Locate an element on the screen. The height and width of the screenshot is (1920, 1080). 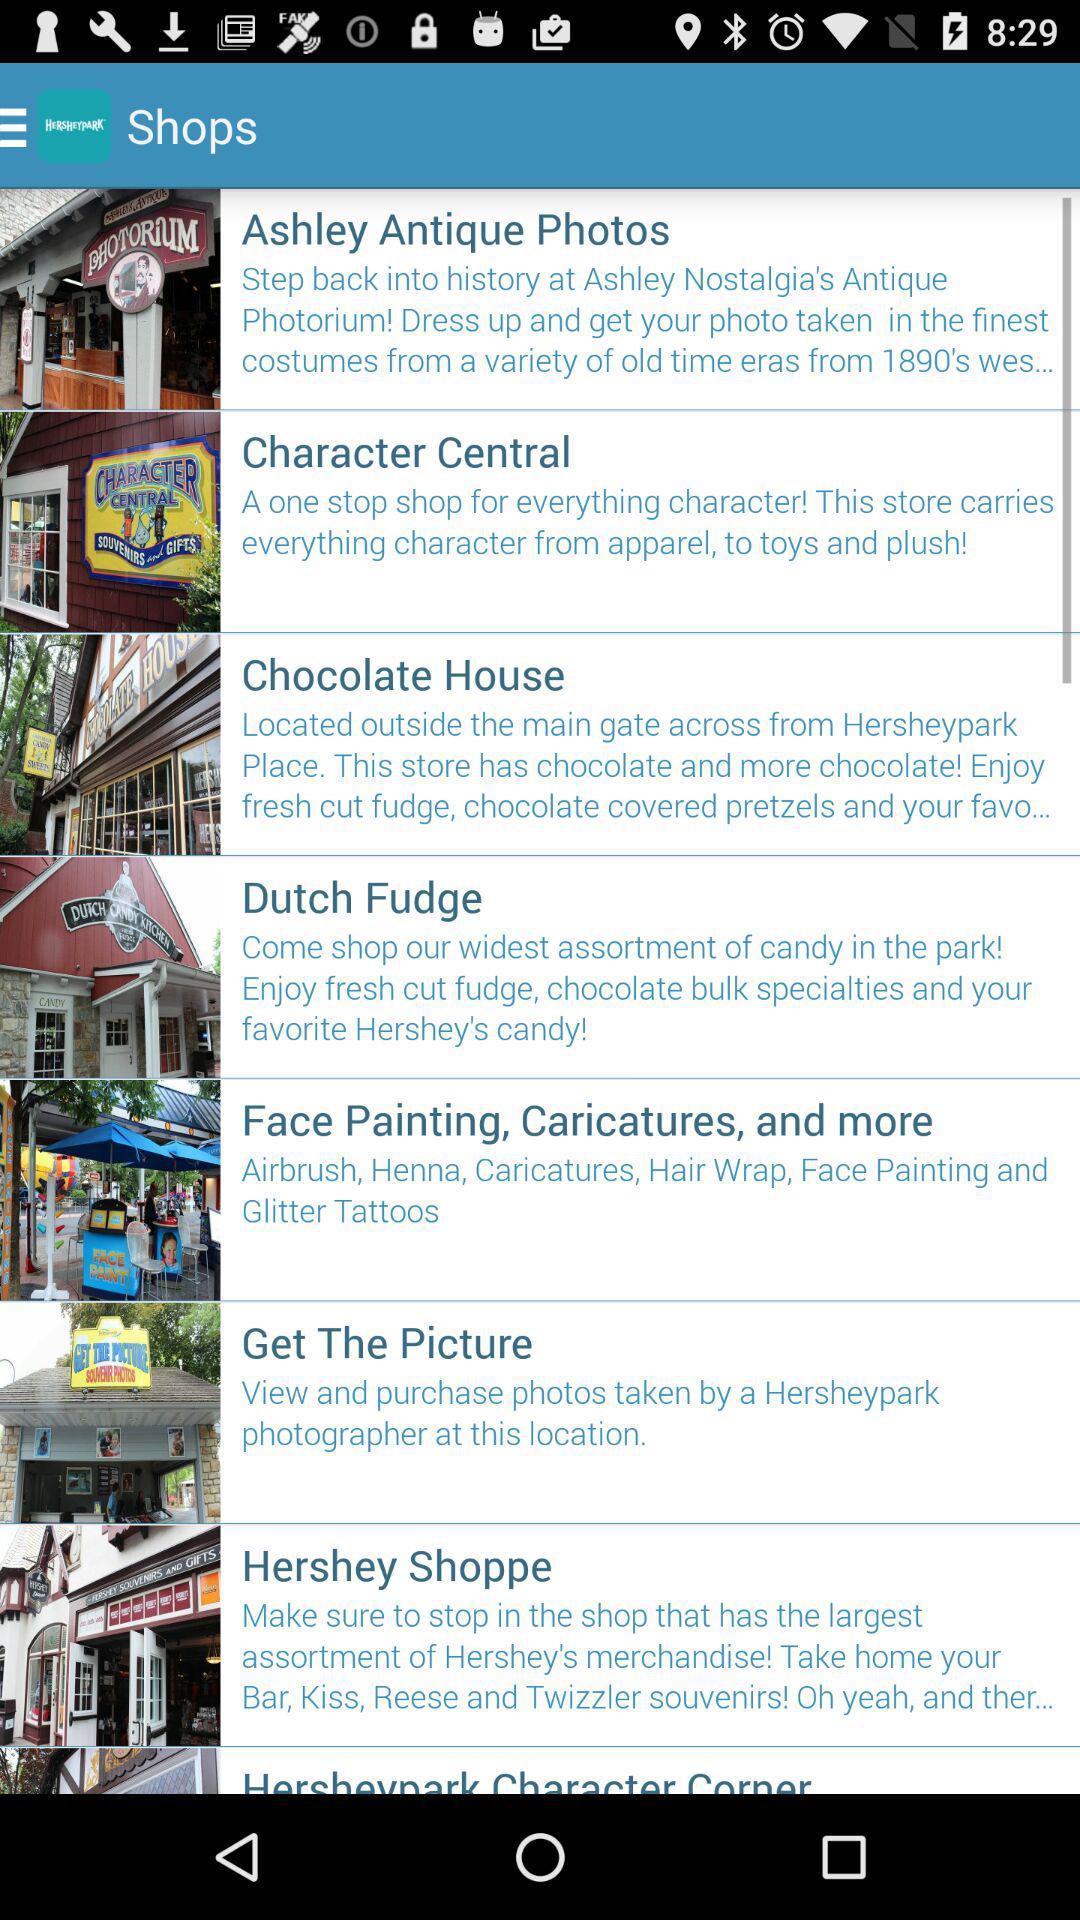
icon above the chocolate house item is located at coordinates (650, 550).